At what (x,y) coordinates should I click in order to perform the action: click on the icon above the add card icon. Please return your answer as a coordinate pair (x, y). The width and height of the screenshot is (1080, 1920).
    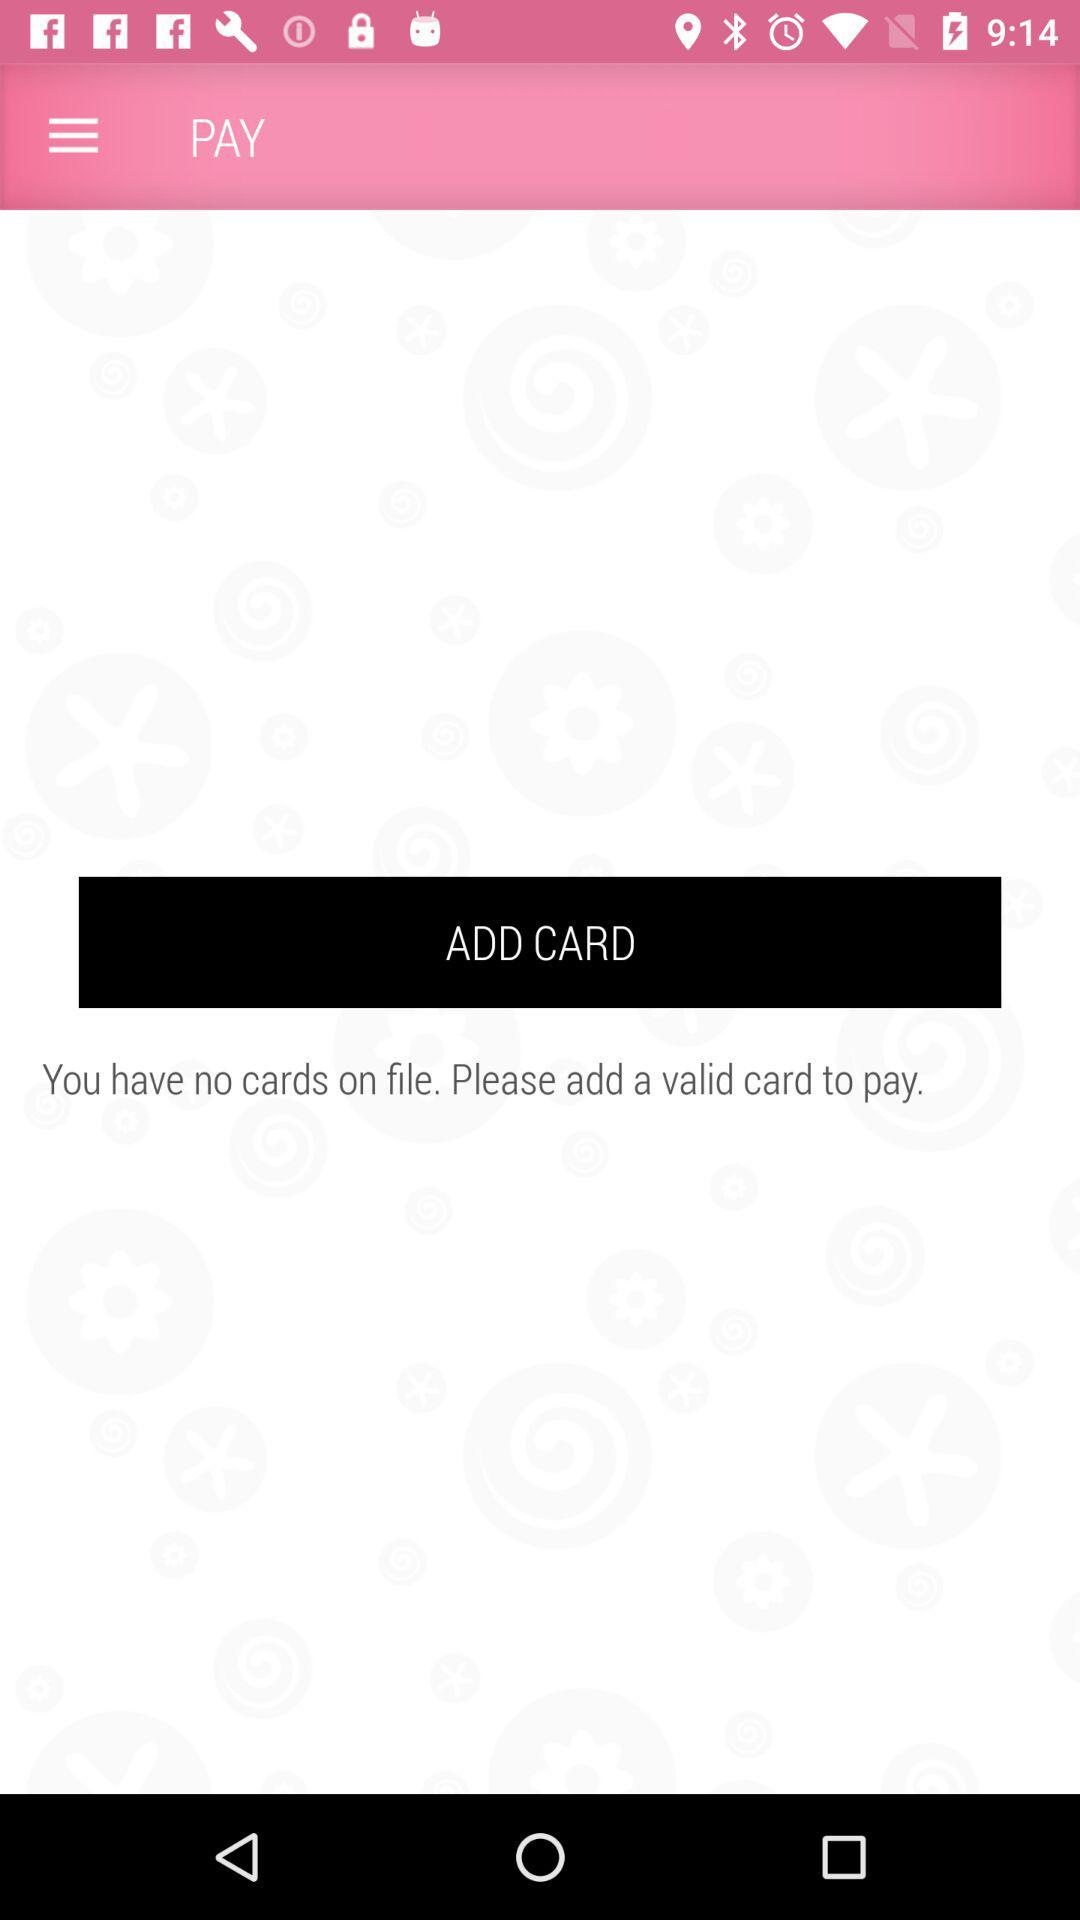
    Looking at the image, I should click on (72, 135).